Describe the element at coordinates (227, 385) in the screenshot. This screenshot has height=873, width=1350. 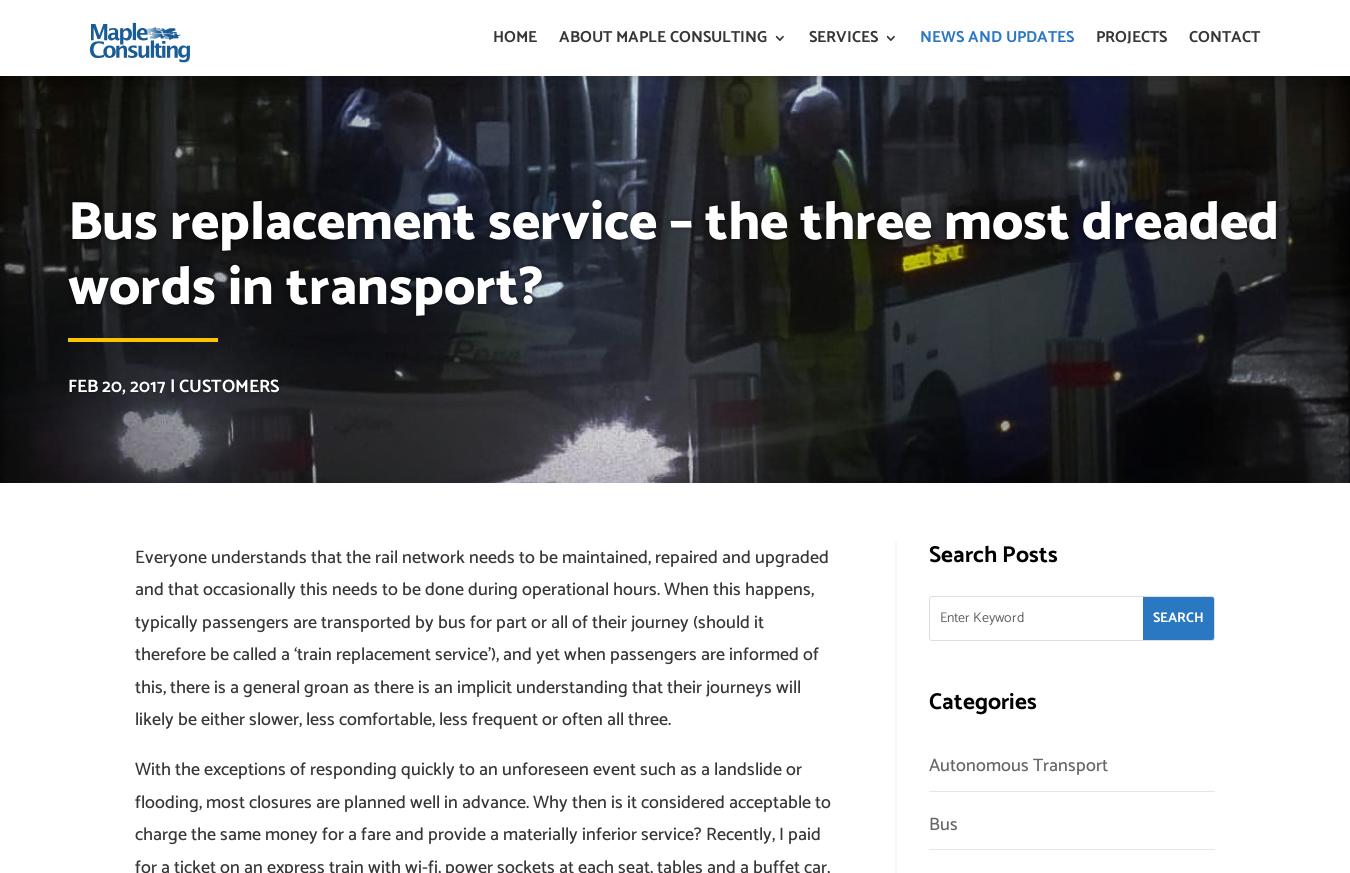
I see `'Customers'` at that location.